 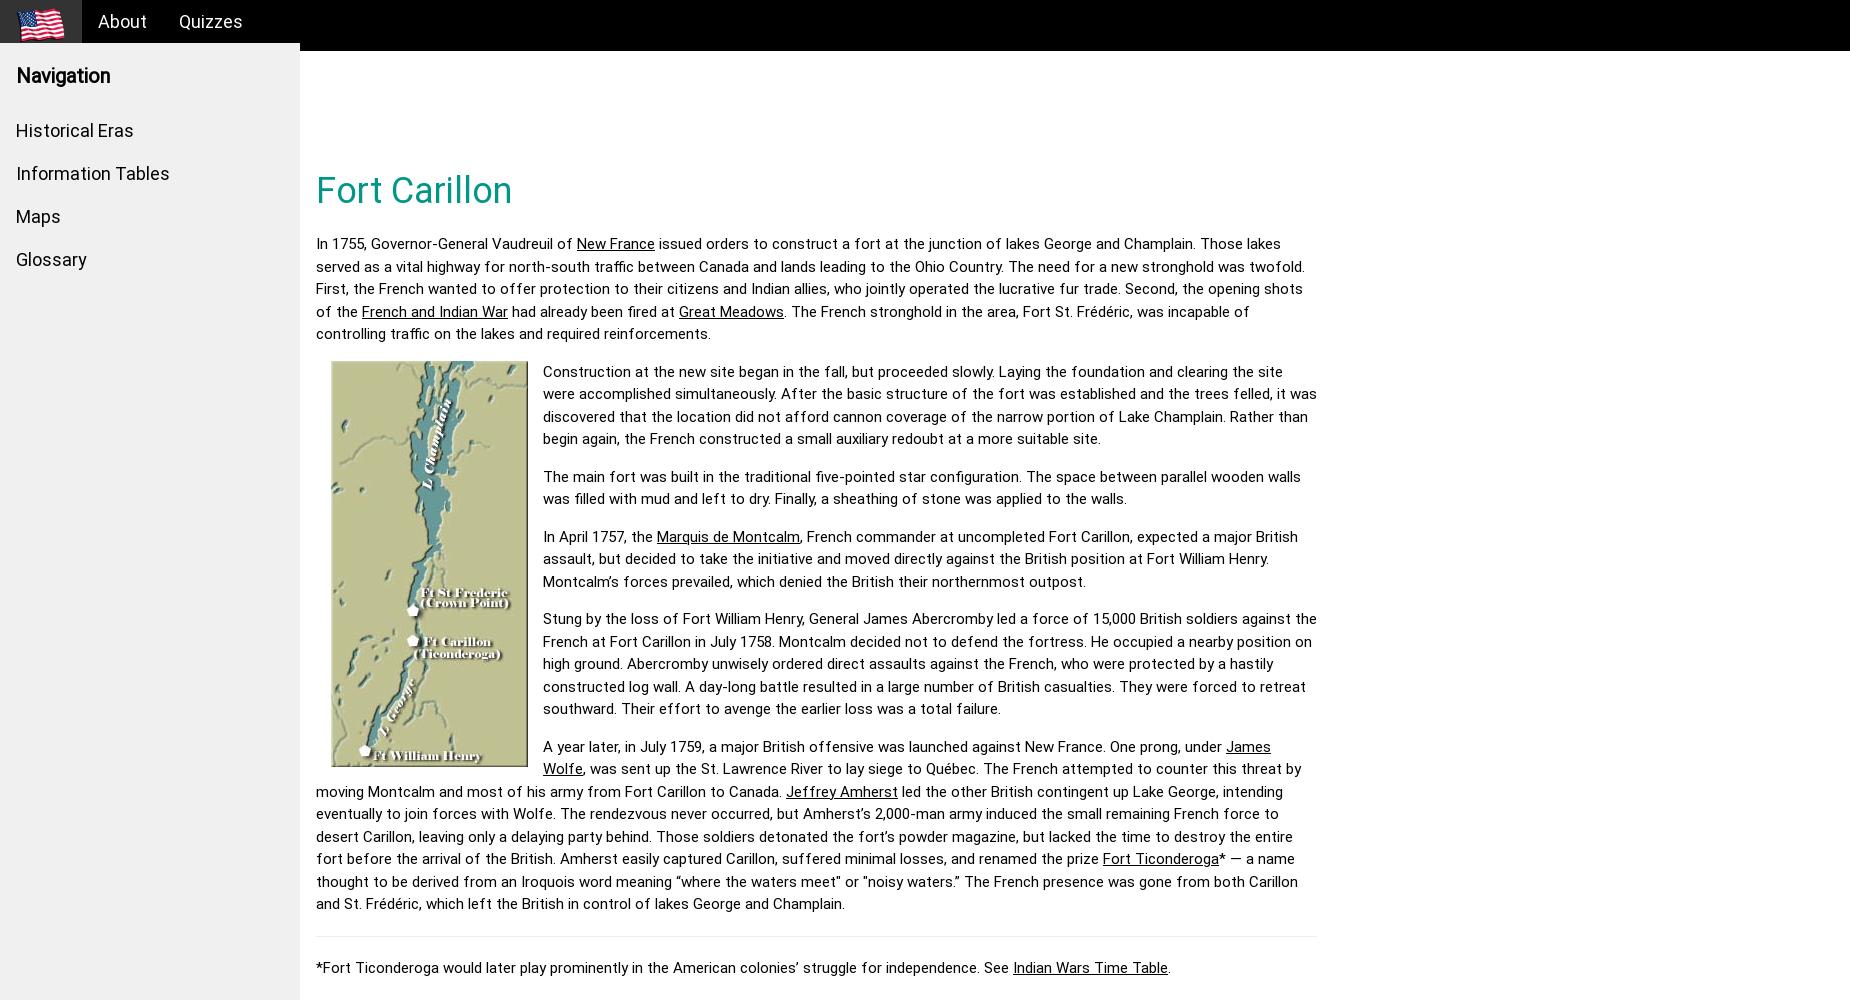 What do you see at coordinates (810, 277) in the screenshot?
I see `'issued orders to construct a fort at the junction of lakes George and Champlain.  Those lakes served as a vital highway for north-south traffic between Canada and lands leading to the Ohio Country.  The need for a new stronghold was twofold.  First, the French wanted to offer protection to their citizens and Indian allies, who jointly operated the lucrative fur trade.  Second, the opening shots of the'` at bounding box center [810, 277].